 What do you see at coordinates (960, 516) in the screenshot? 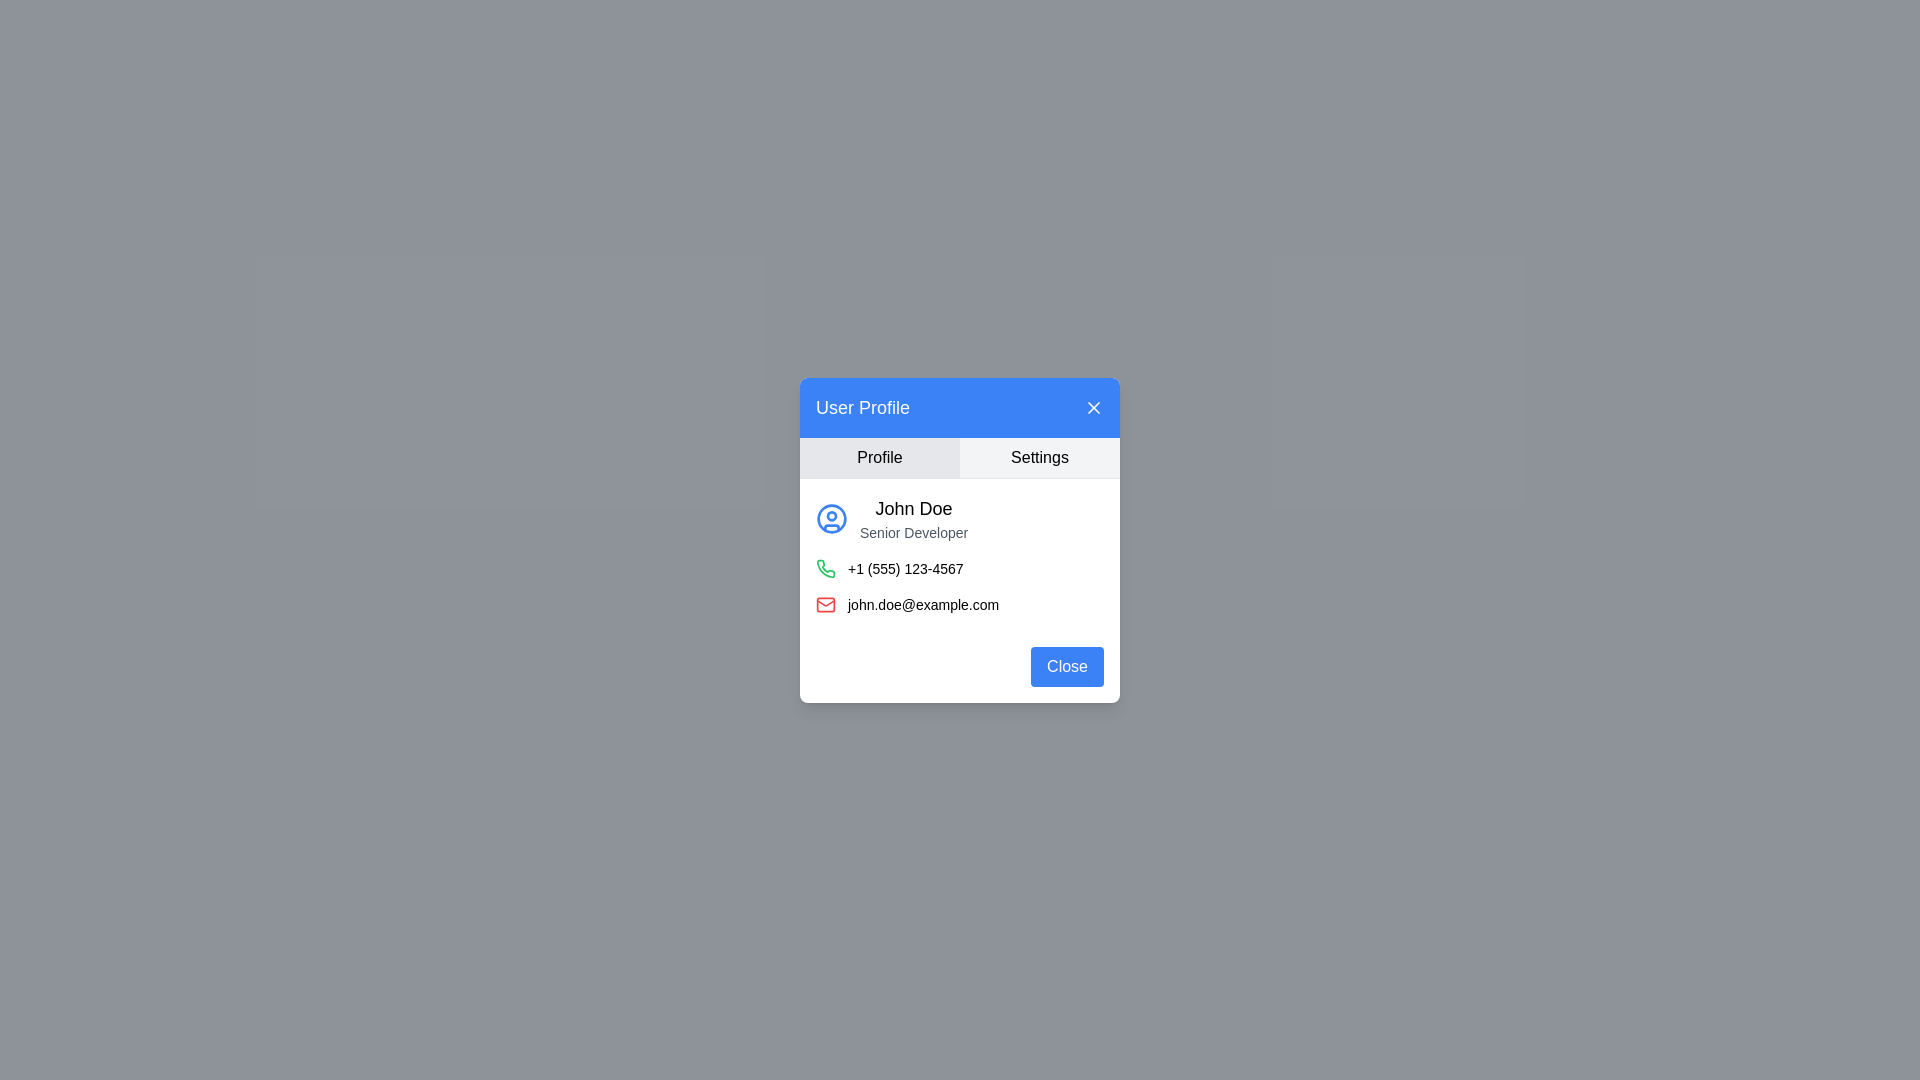
I see `the profile identification element that displays the user's name and role, located at the top section of the profile information card` at bounding box center [960, 516].